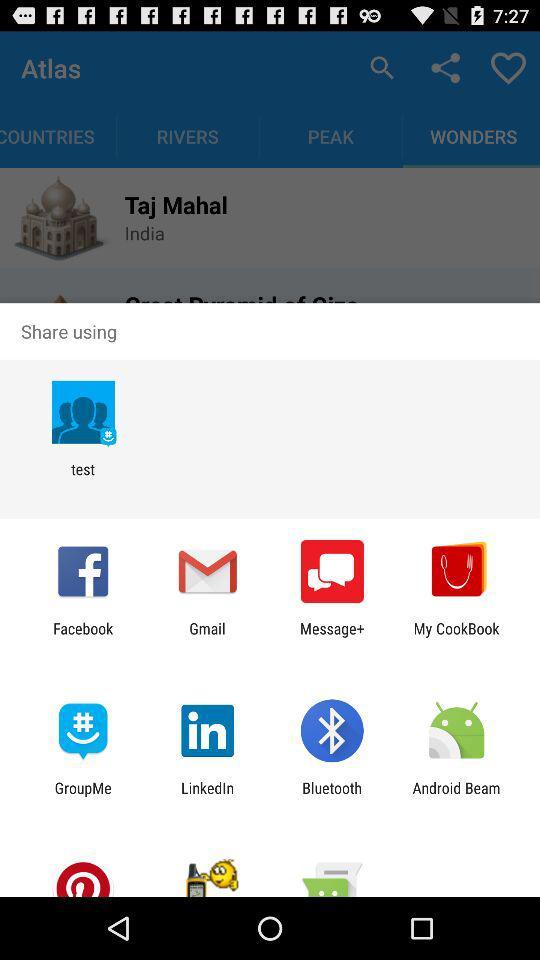 This screenshot has height=960, width=540. I want to click on the my cookbook app, so click(456, 636).